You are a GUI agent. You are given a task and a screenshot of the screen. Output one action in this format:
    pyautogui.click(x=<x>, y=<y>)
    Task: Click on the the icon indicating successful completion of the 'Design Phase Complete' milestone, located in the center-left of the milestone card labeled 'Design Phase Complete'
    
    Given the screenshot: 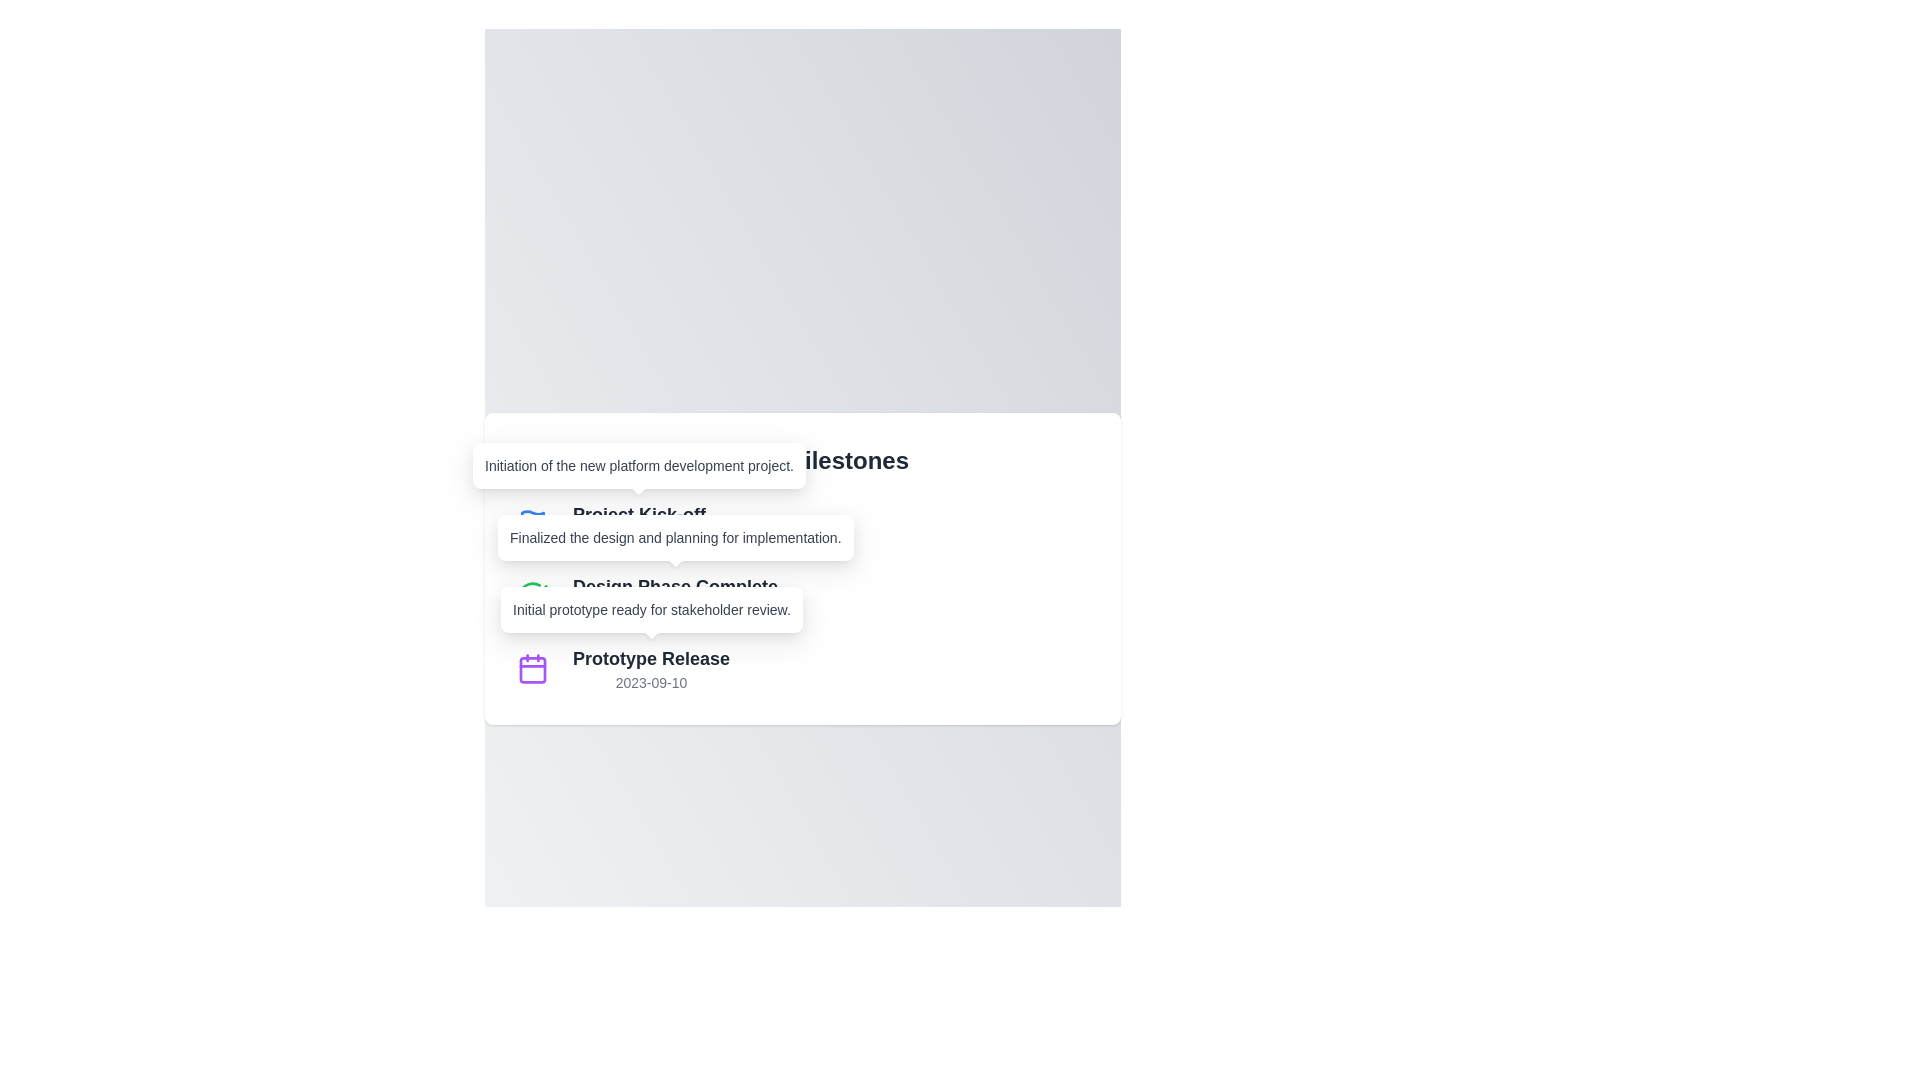 What is the action you would take?
    pyautogui.click(x=532, y=596)
    